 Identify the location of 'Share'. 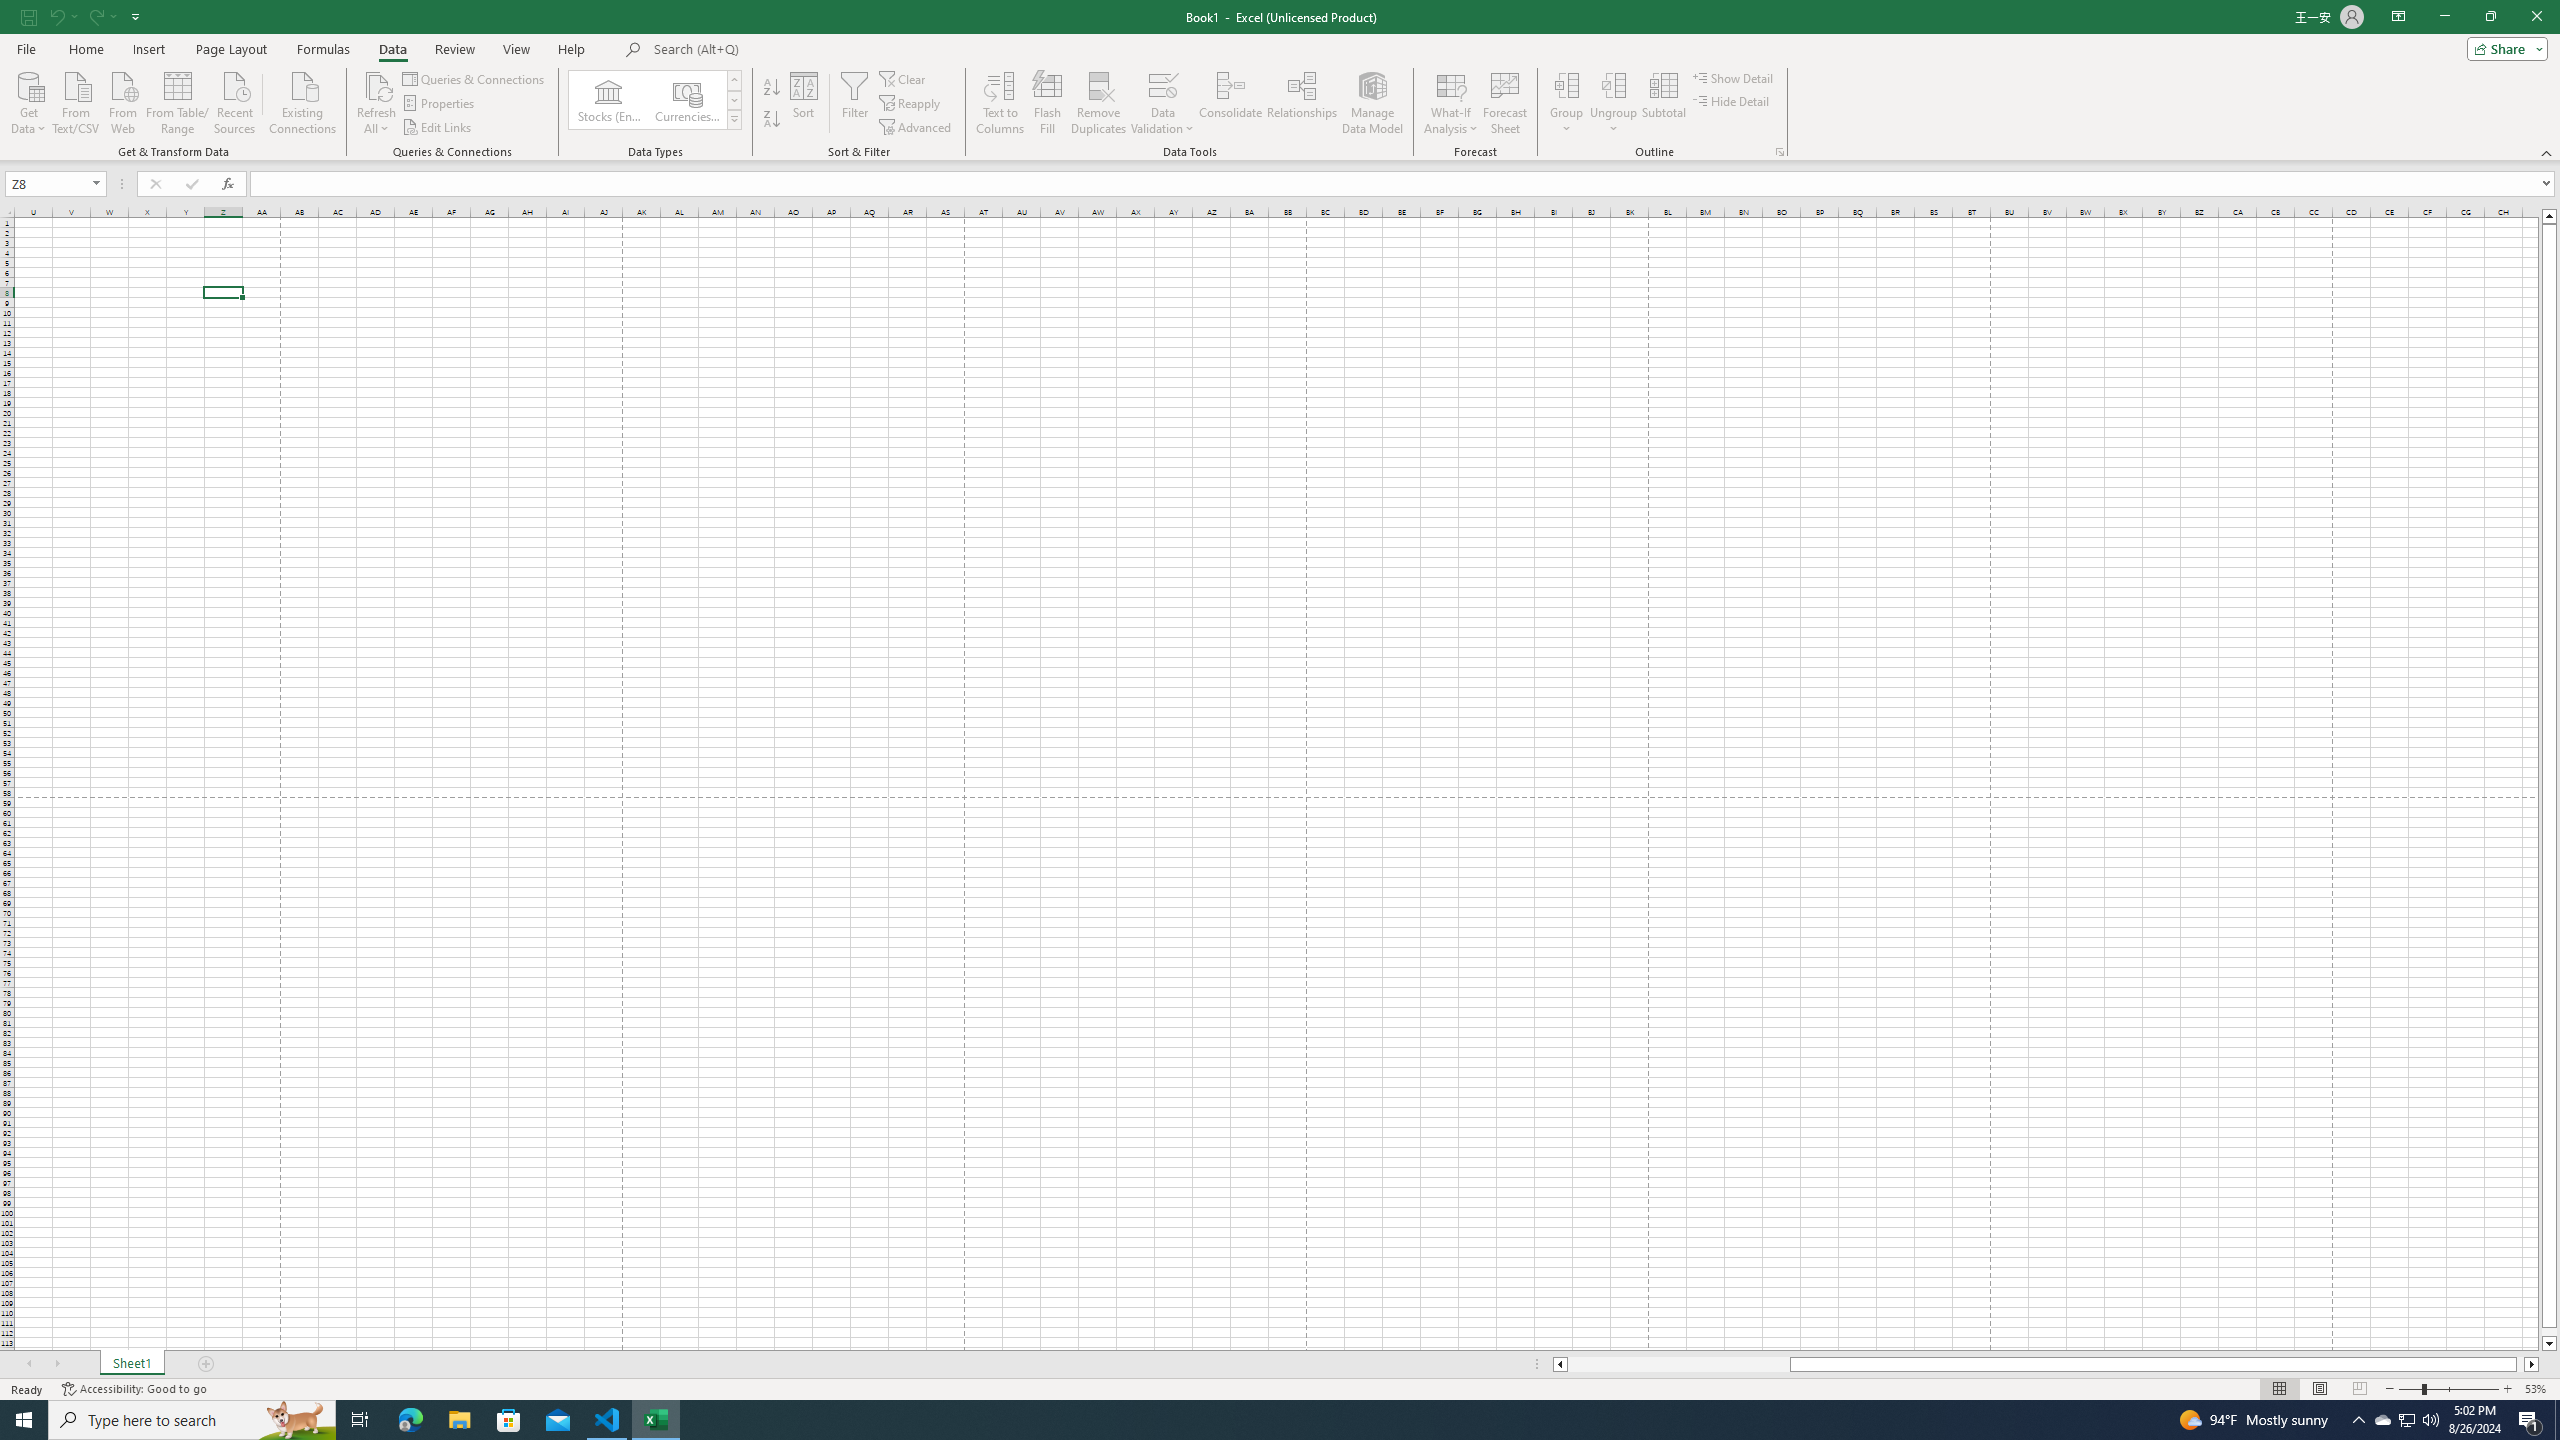
(2502, 47).